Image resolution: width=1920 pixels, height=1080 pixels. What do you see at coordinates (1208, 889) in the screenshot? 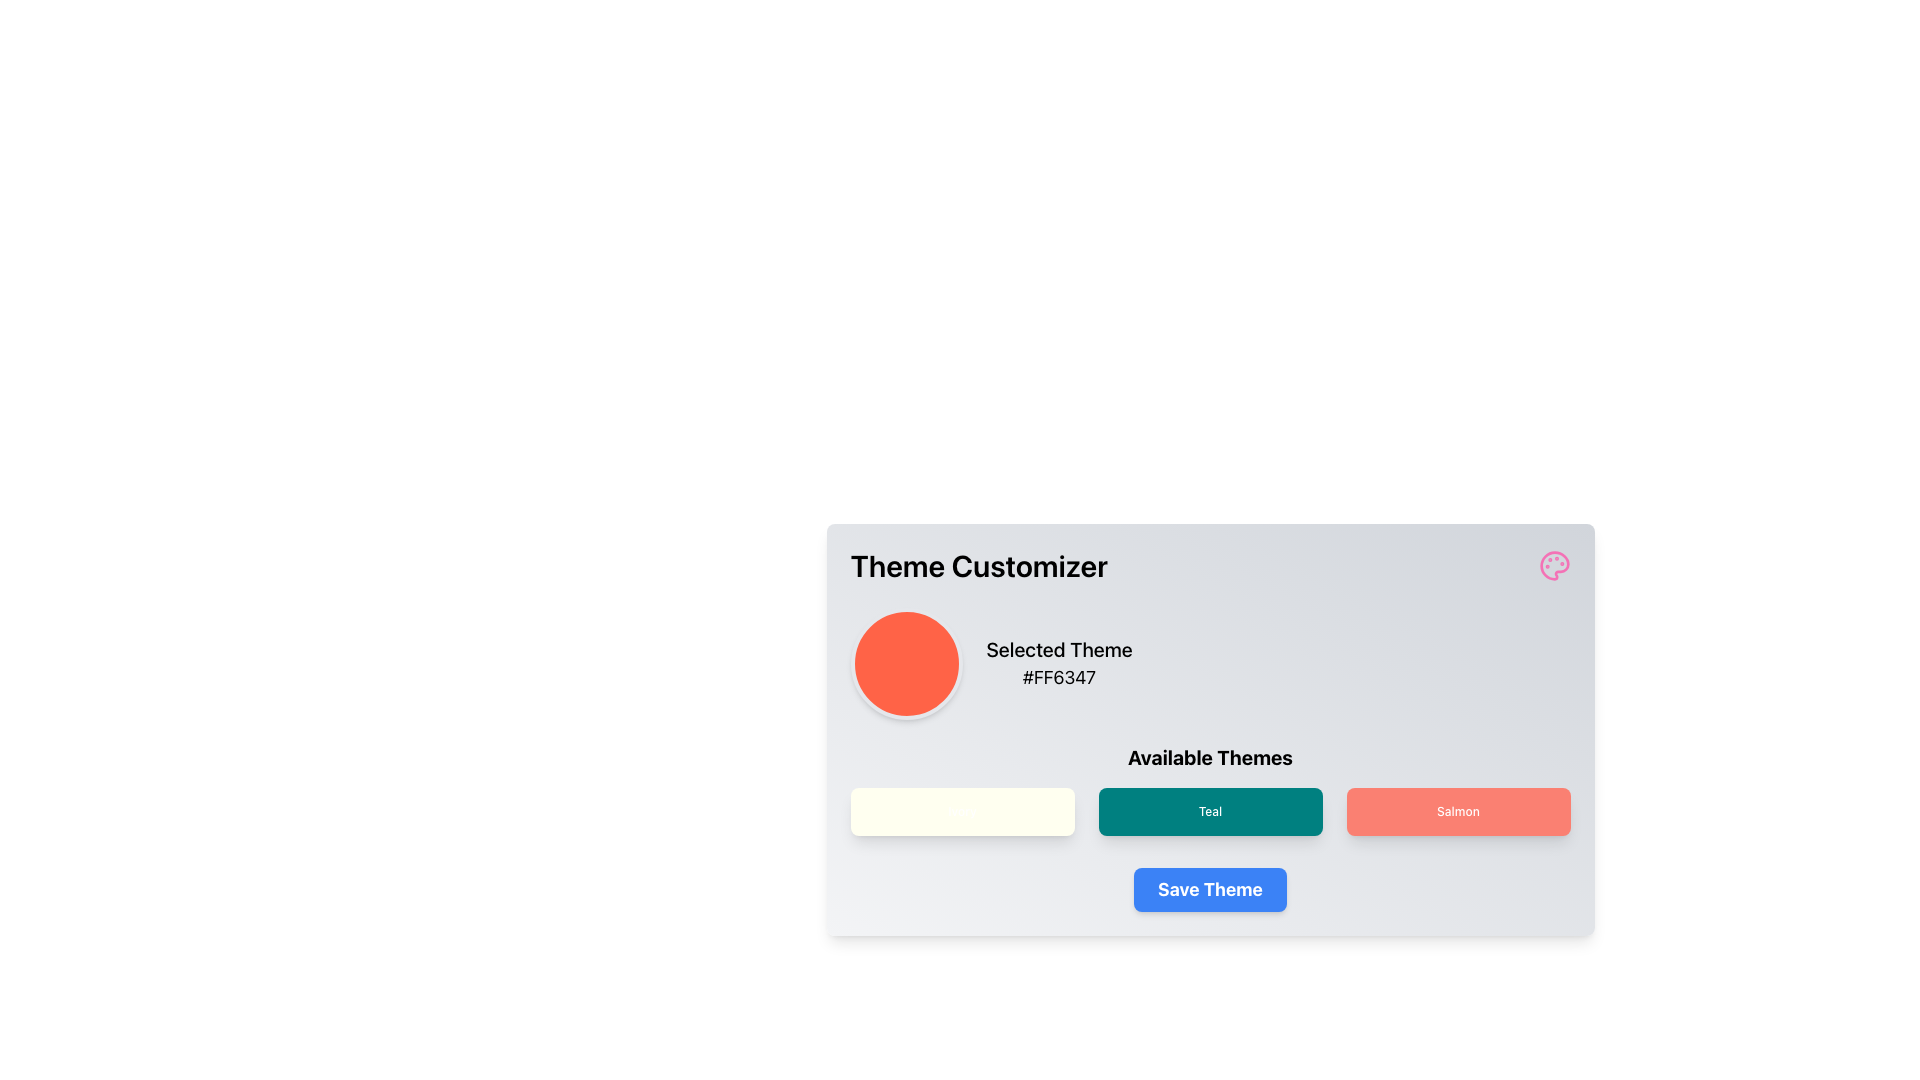
I see `the 'Save' button located near the bottom center of the 'Theme Customizer' dialog box` at bounding box center [1208, 889].